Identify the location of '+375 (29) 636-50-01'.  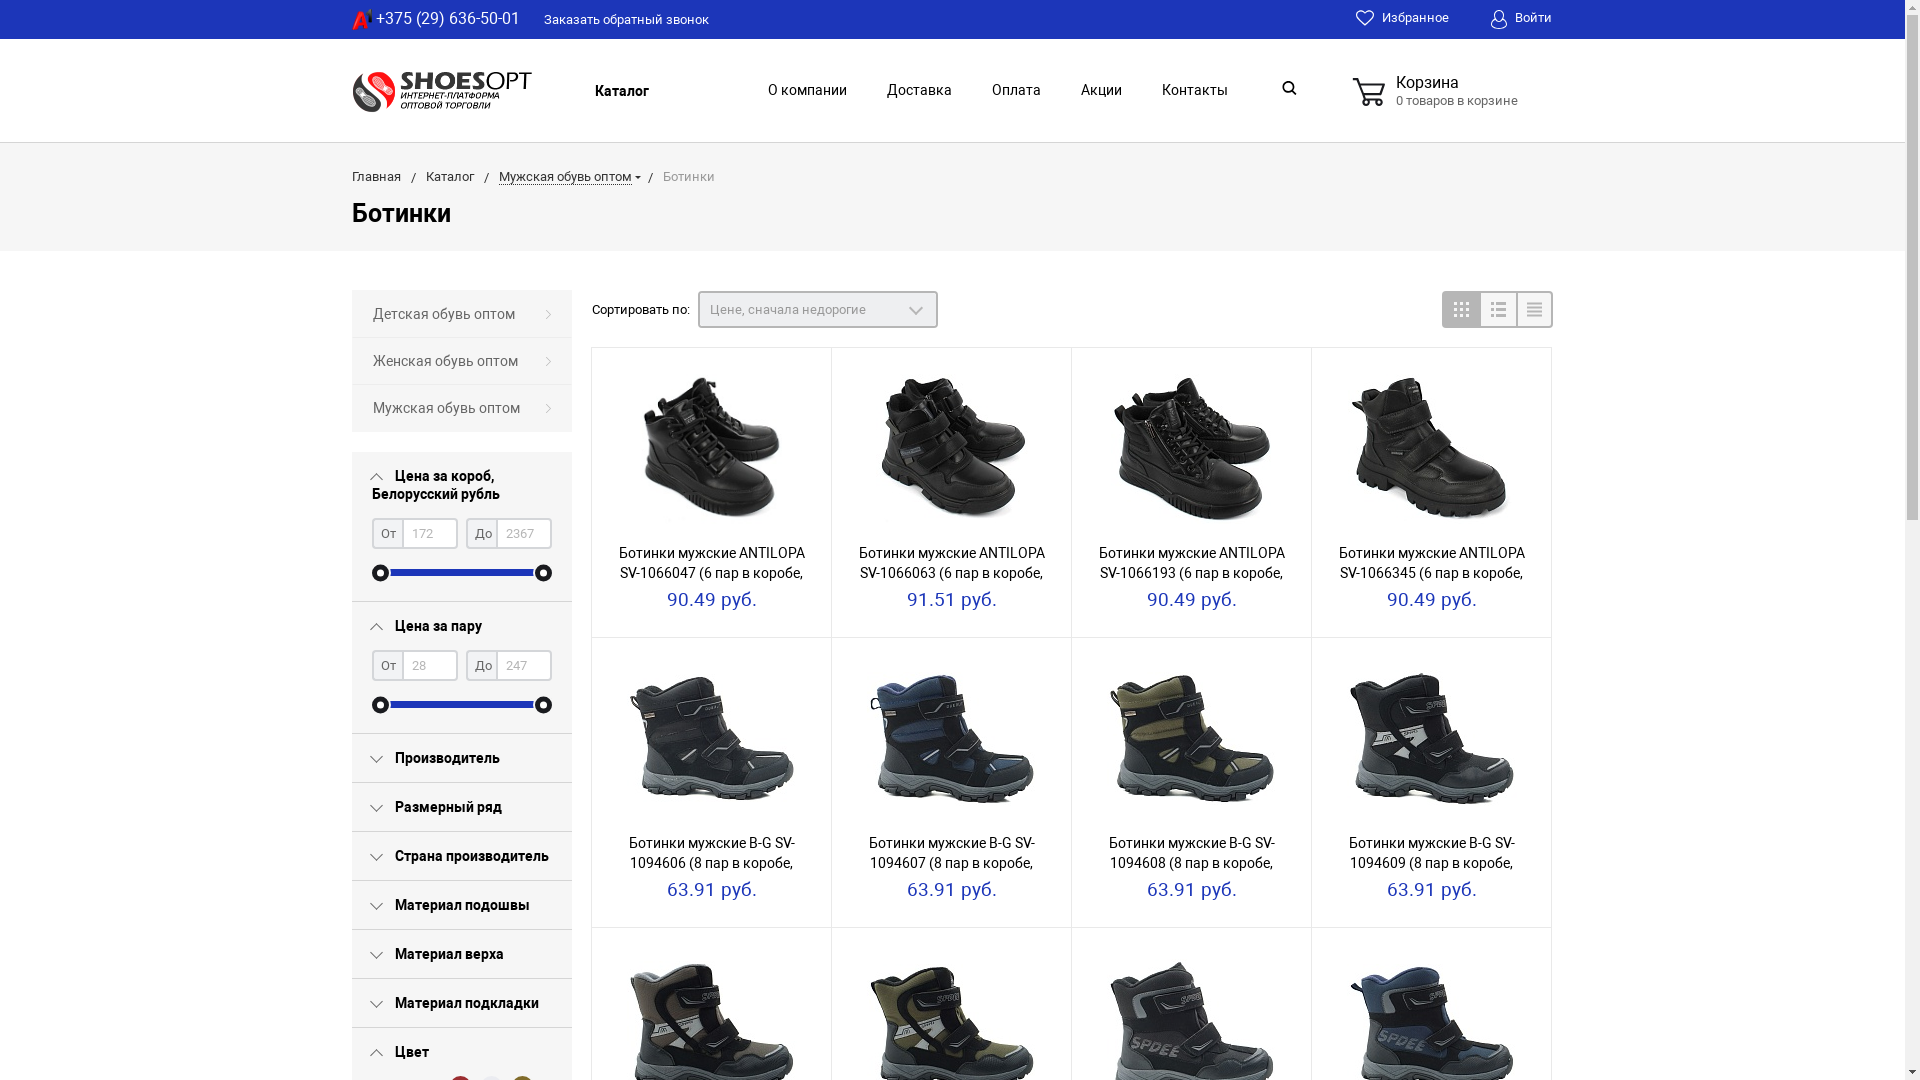
(435, 19).